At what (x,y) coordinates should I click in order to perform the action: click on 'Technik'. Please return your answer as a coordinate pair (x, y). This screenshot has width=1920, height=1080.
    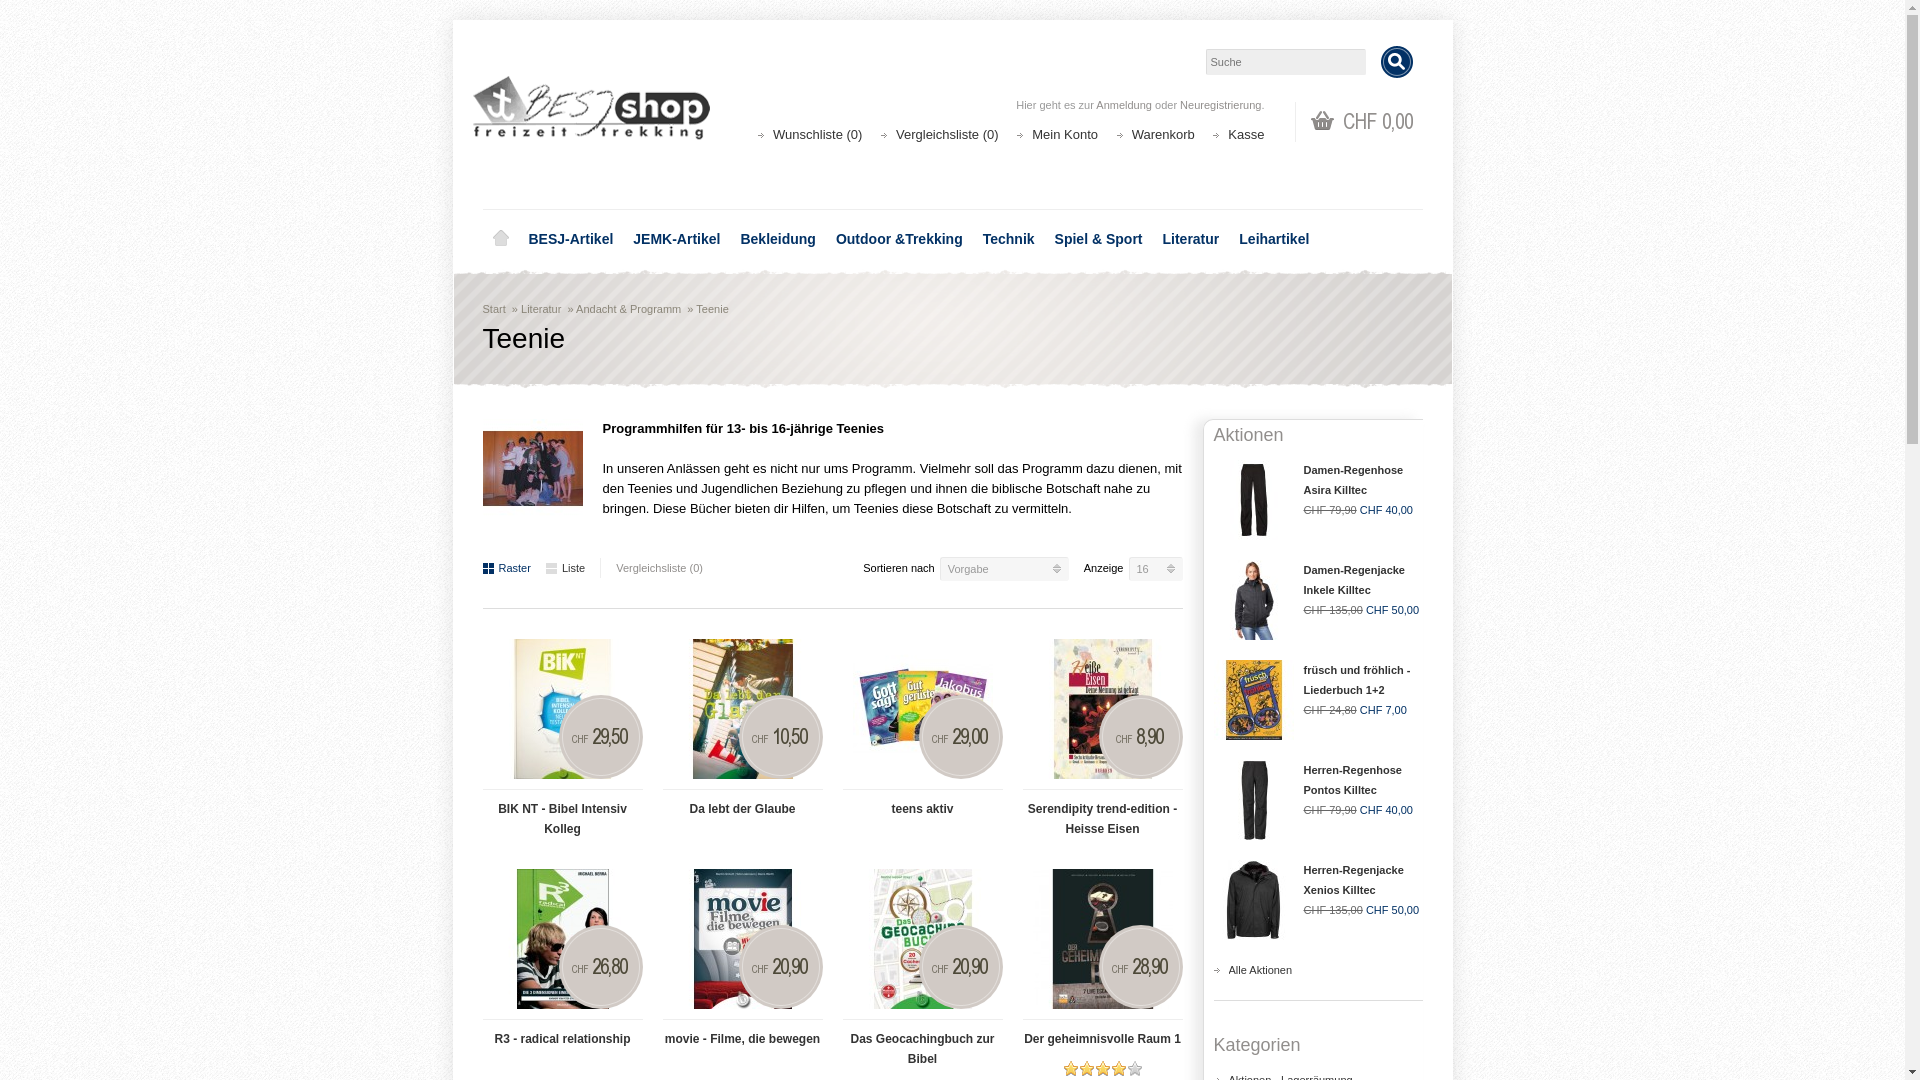
    Looking at the image, I should click on (1008, 238).